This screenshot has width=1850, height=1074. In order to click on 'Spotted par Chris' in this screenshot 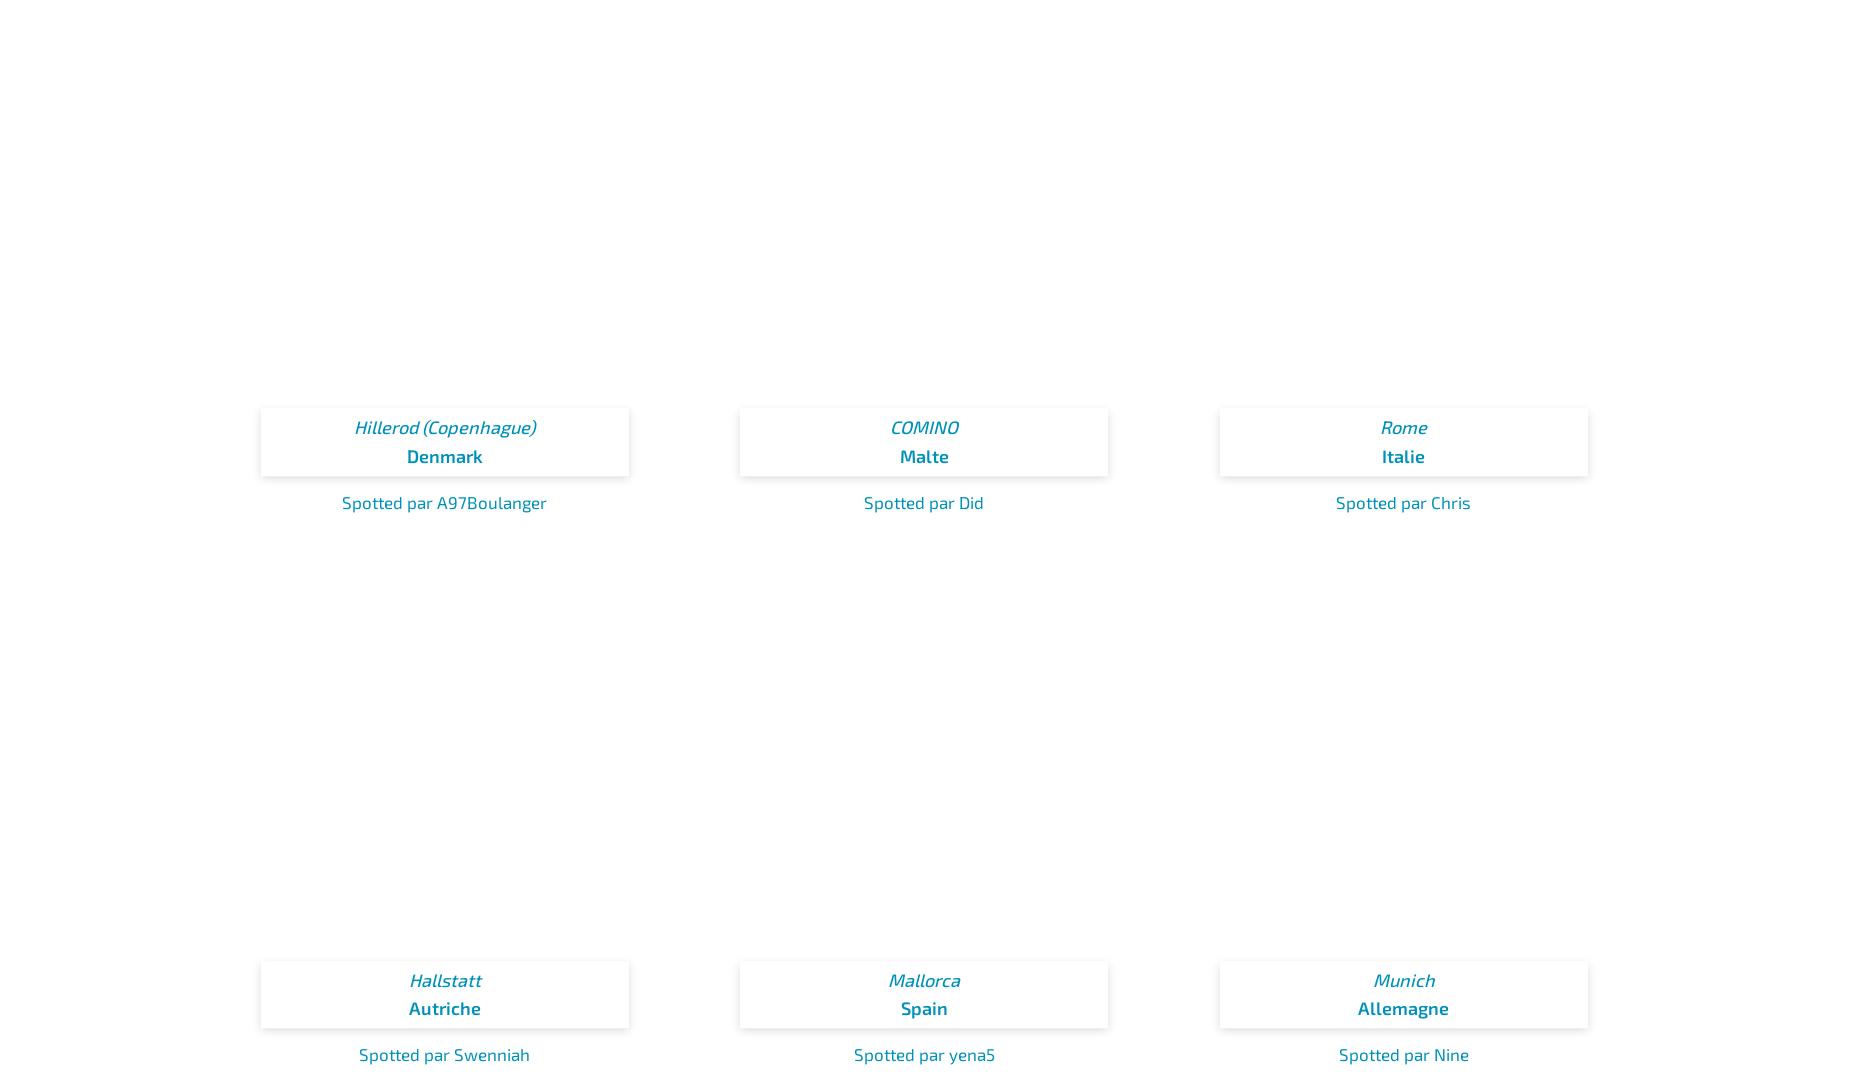, I will do `click(1403, 501)`.